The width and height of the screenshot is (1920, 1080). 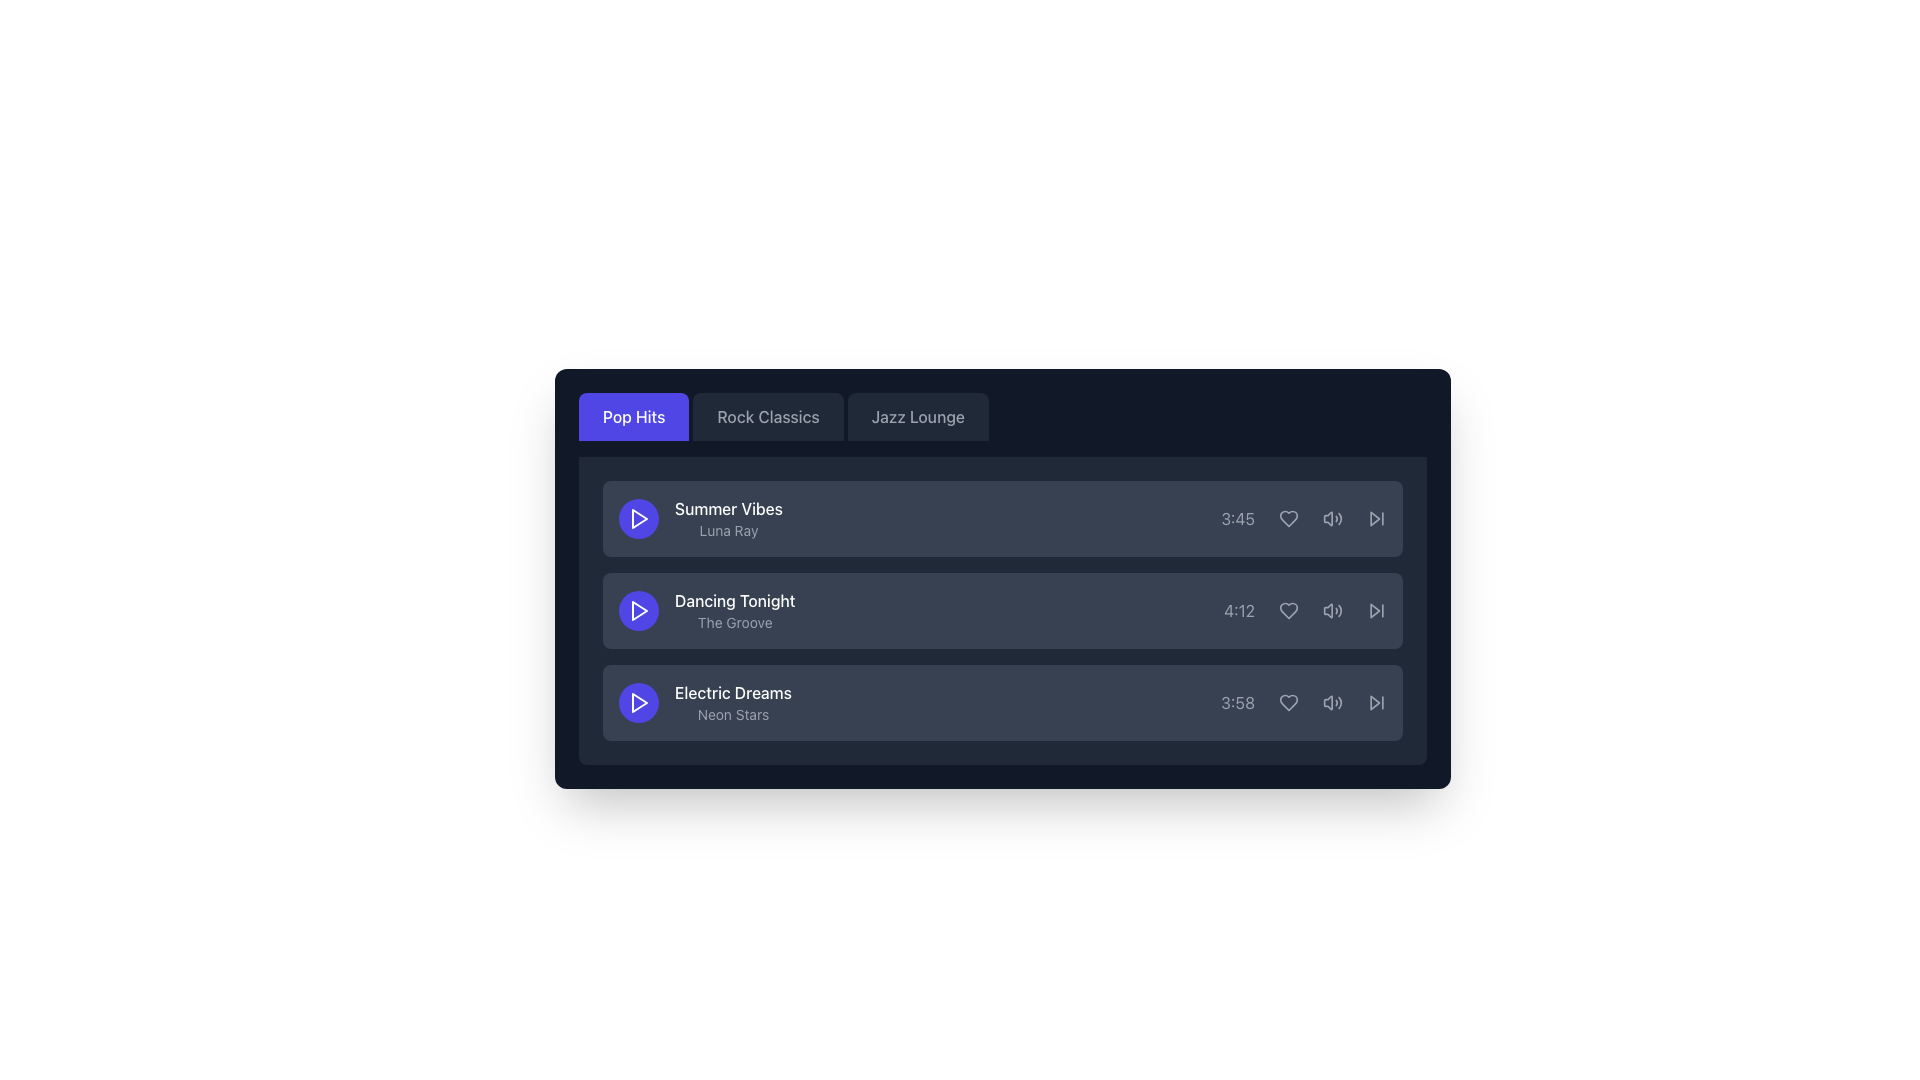 I want to click on the triangular play icon button, which is blue and part of the first media item list, so click(x=638, y=518).